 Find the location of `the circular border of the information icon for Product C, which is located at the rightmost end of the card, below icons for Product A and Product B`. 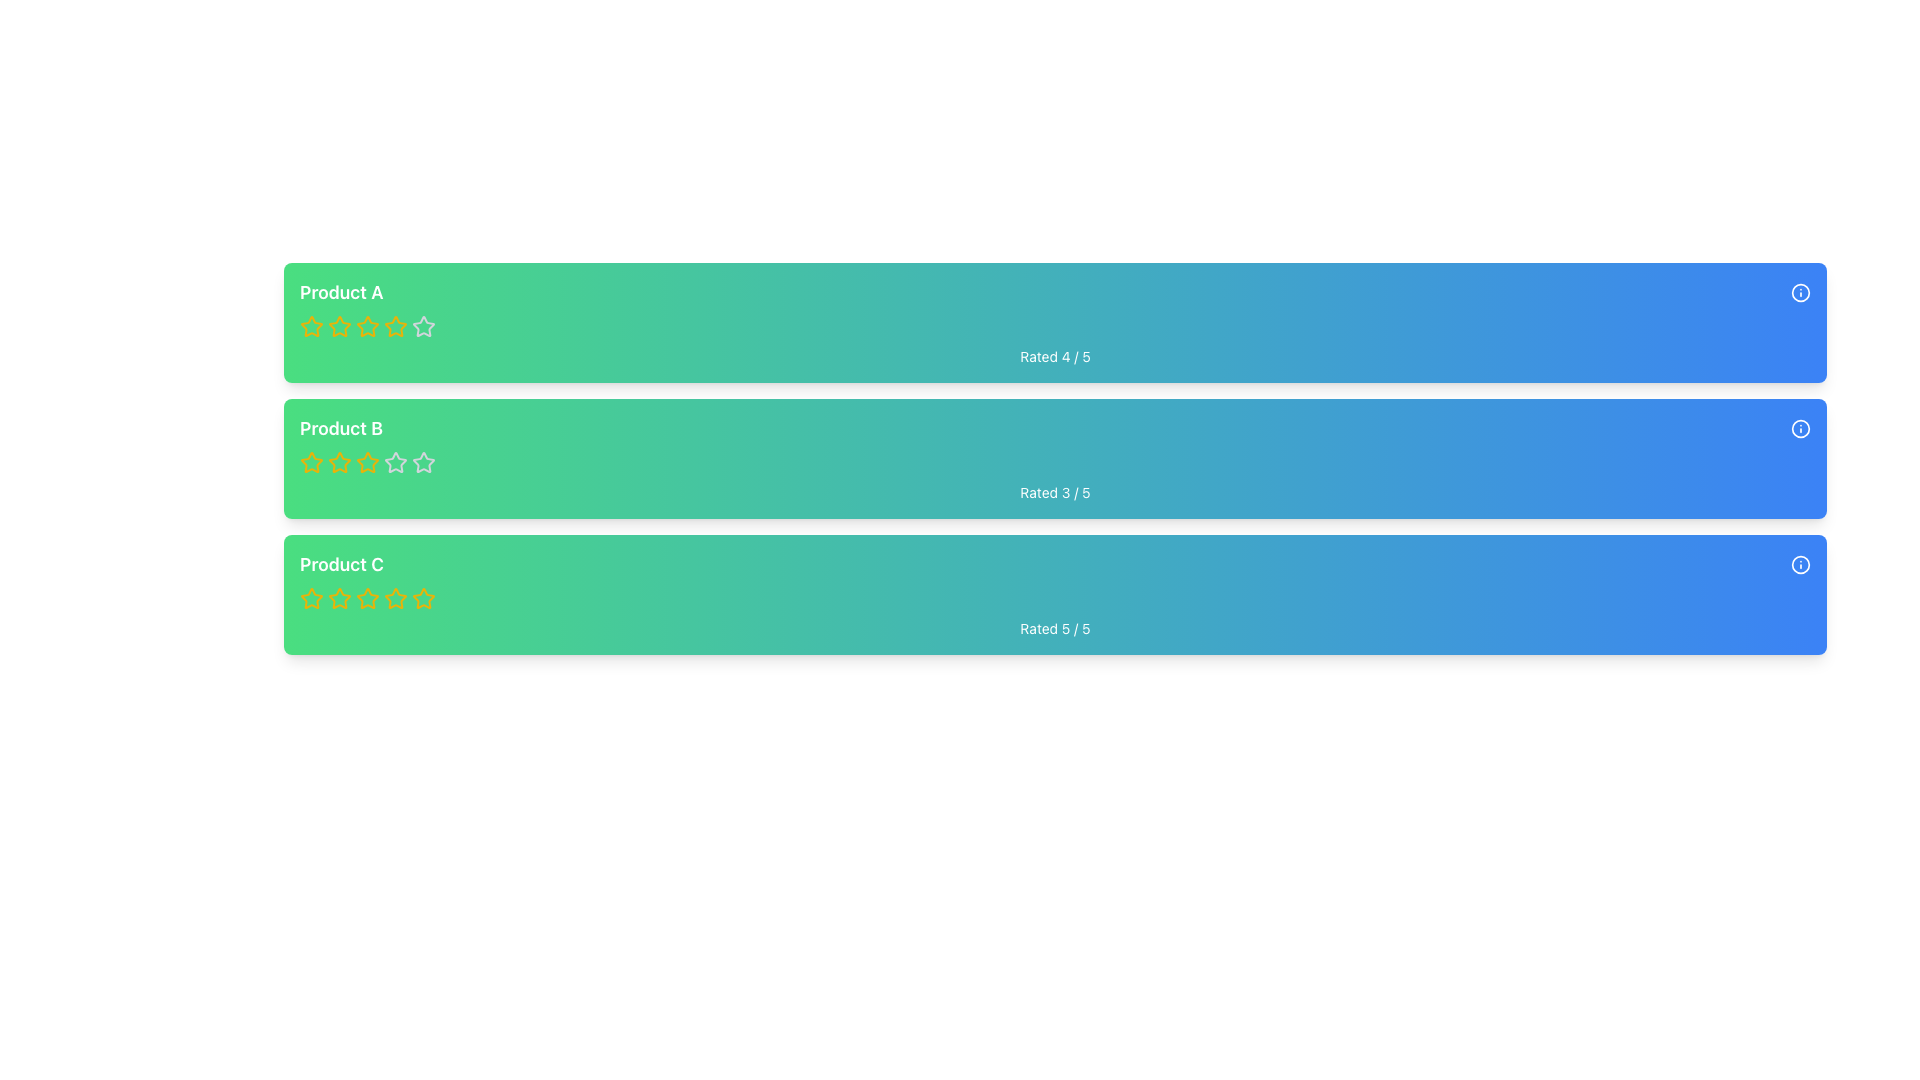

the circular border of the information icon for Product C, which is located at the rightmost end of the card, below icons for Product A and Product B is located at coordinates (1800, 564).